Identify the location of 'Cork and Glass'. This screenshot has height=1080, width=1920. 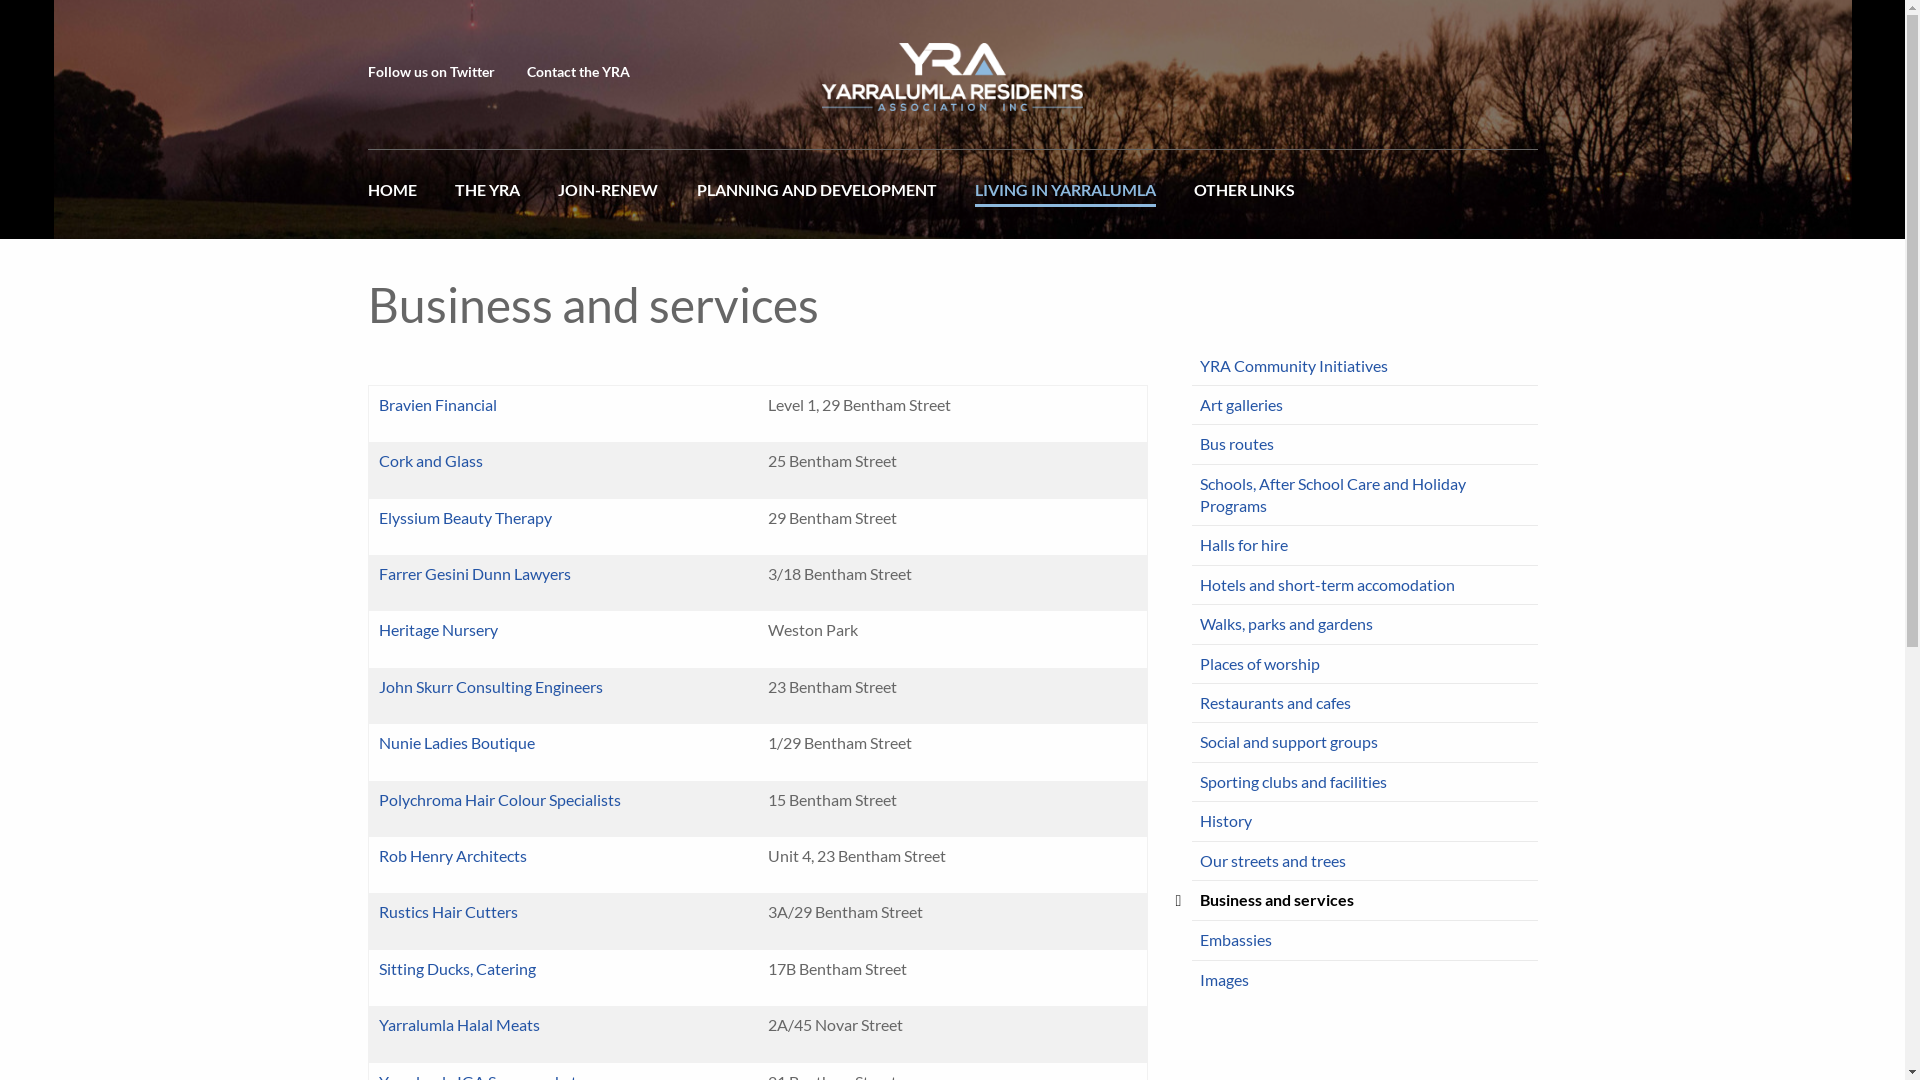
(378, 460).